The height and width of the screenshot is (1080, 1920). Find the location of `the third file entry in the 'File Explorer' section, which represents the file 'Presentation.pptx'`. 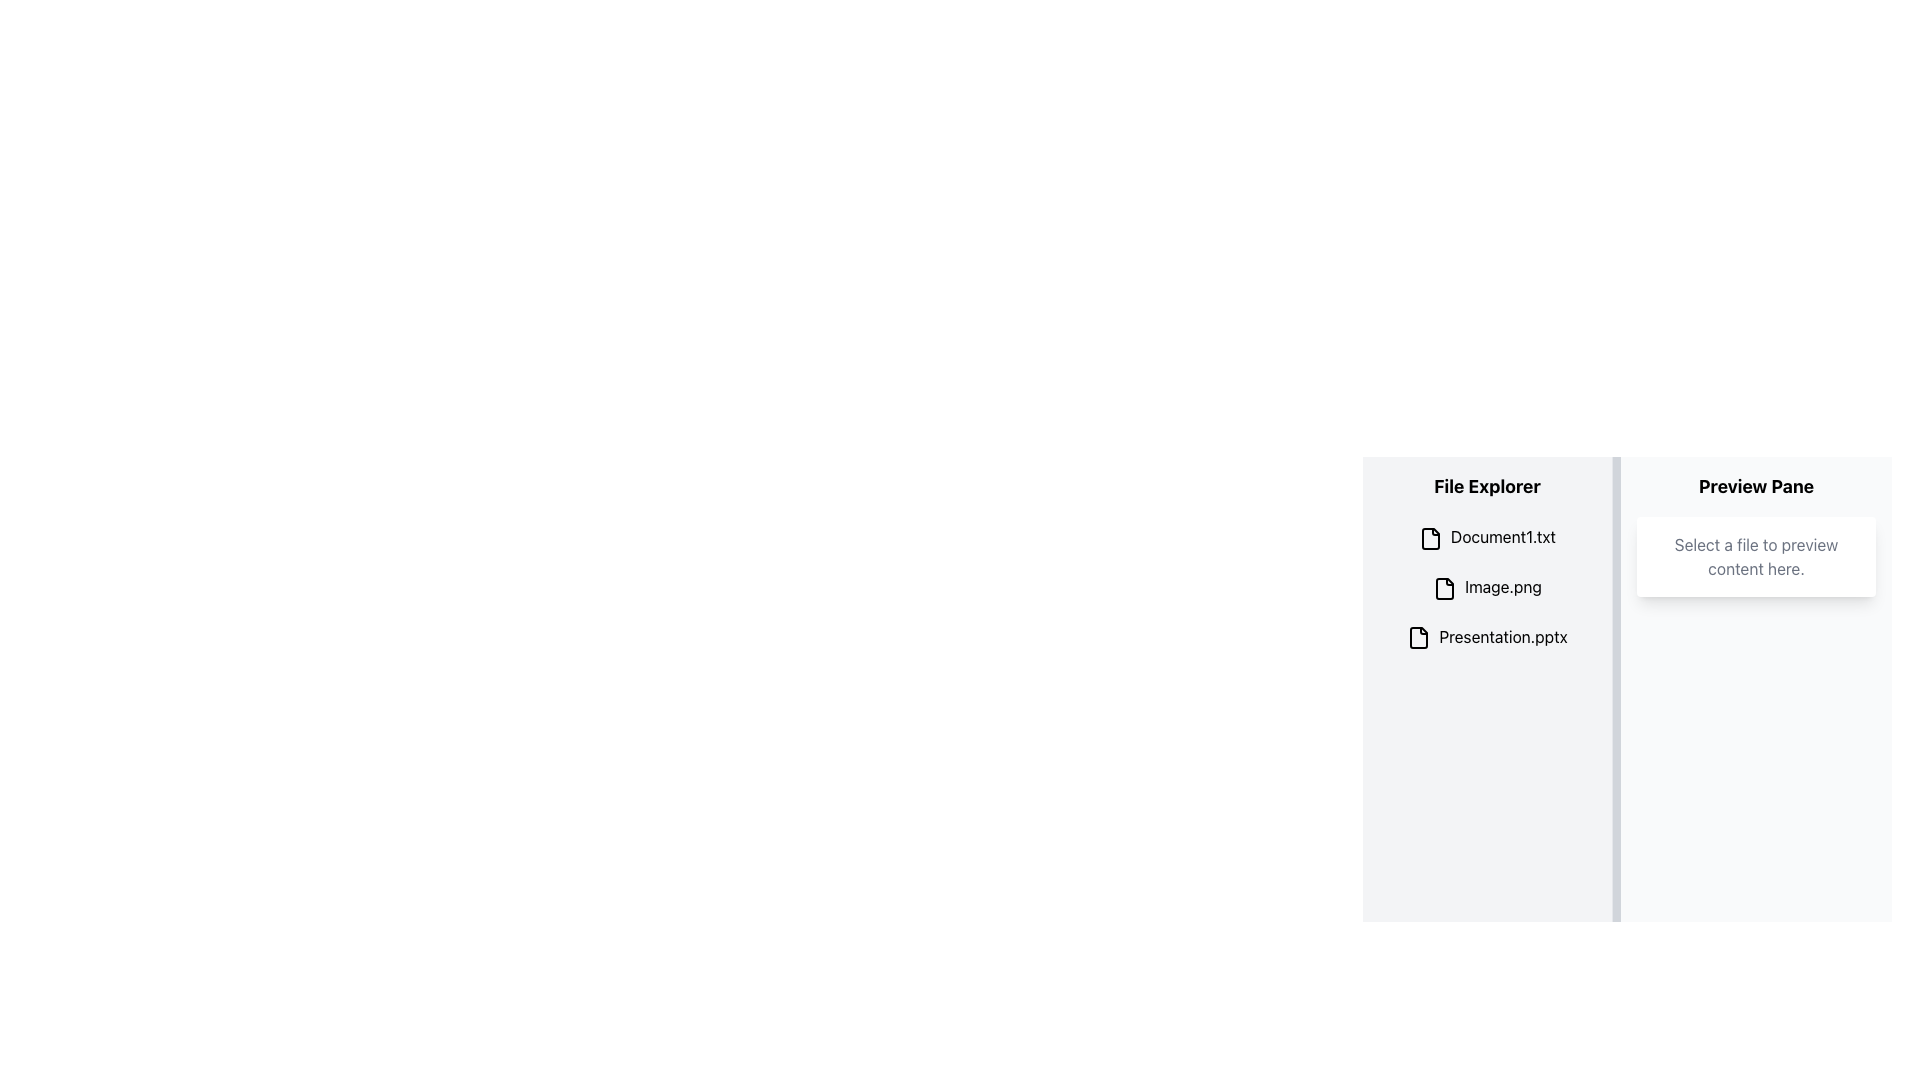

the third file entry in the 'File Explorer' section, which represents the file 'Presentation.pptx' is located at coordinates (1487, 637).